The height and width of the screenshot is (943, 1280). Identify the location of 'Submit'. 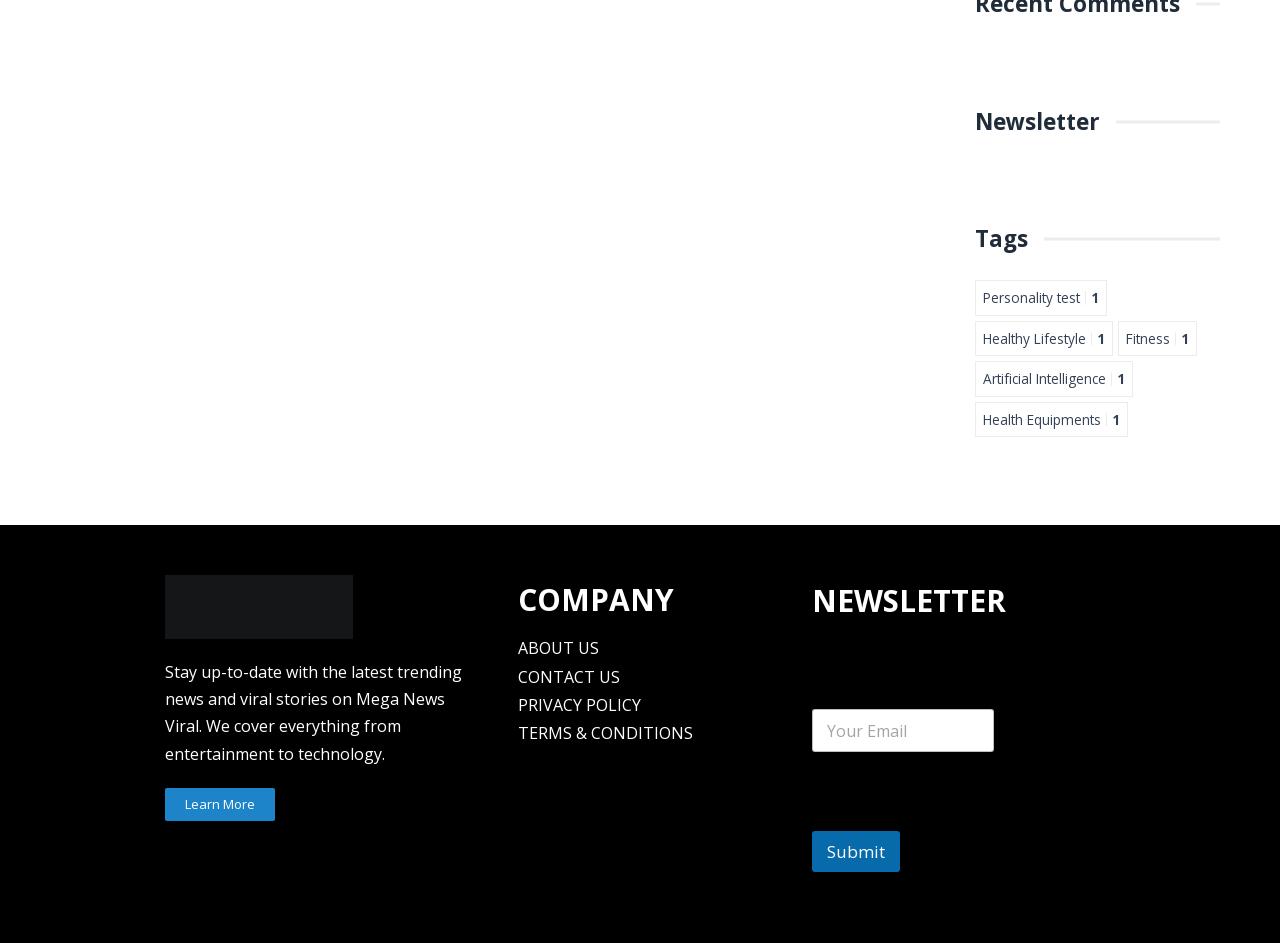
(825, 851).